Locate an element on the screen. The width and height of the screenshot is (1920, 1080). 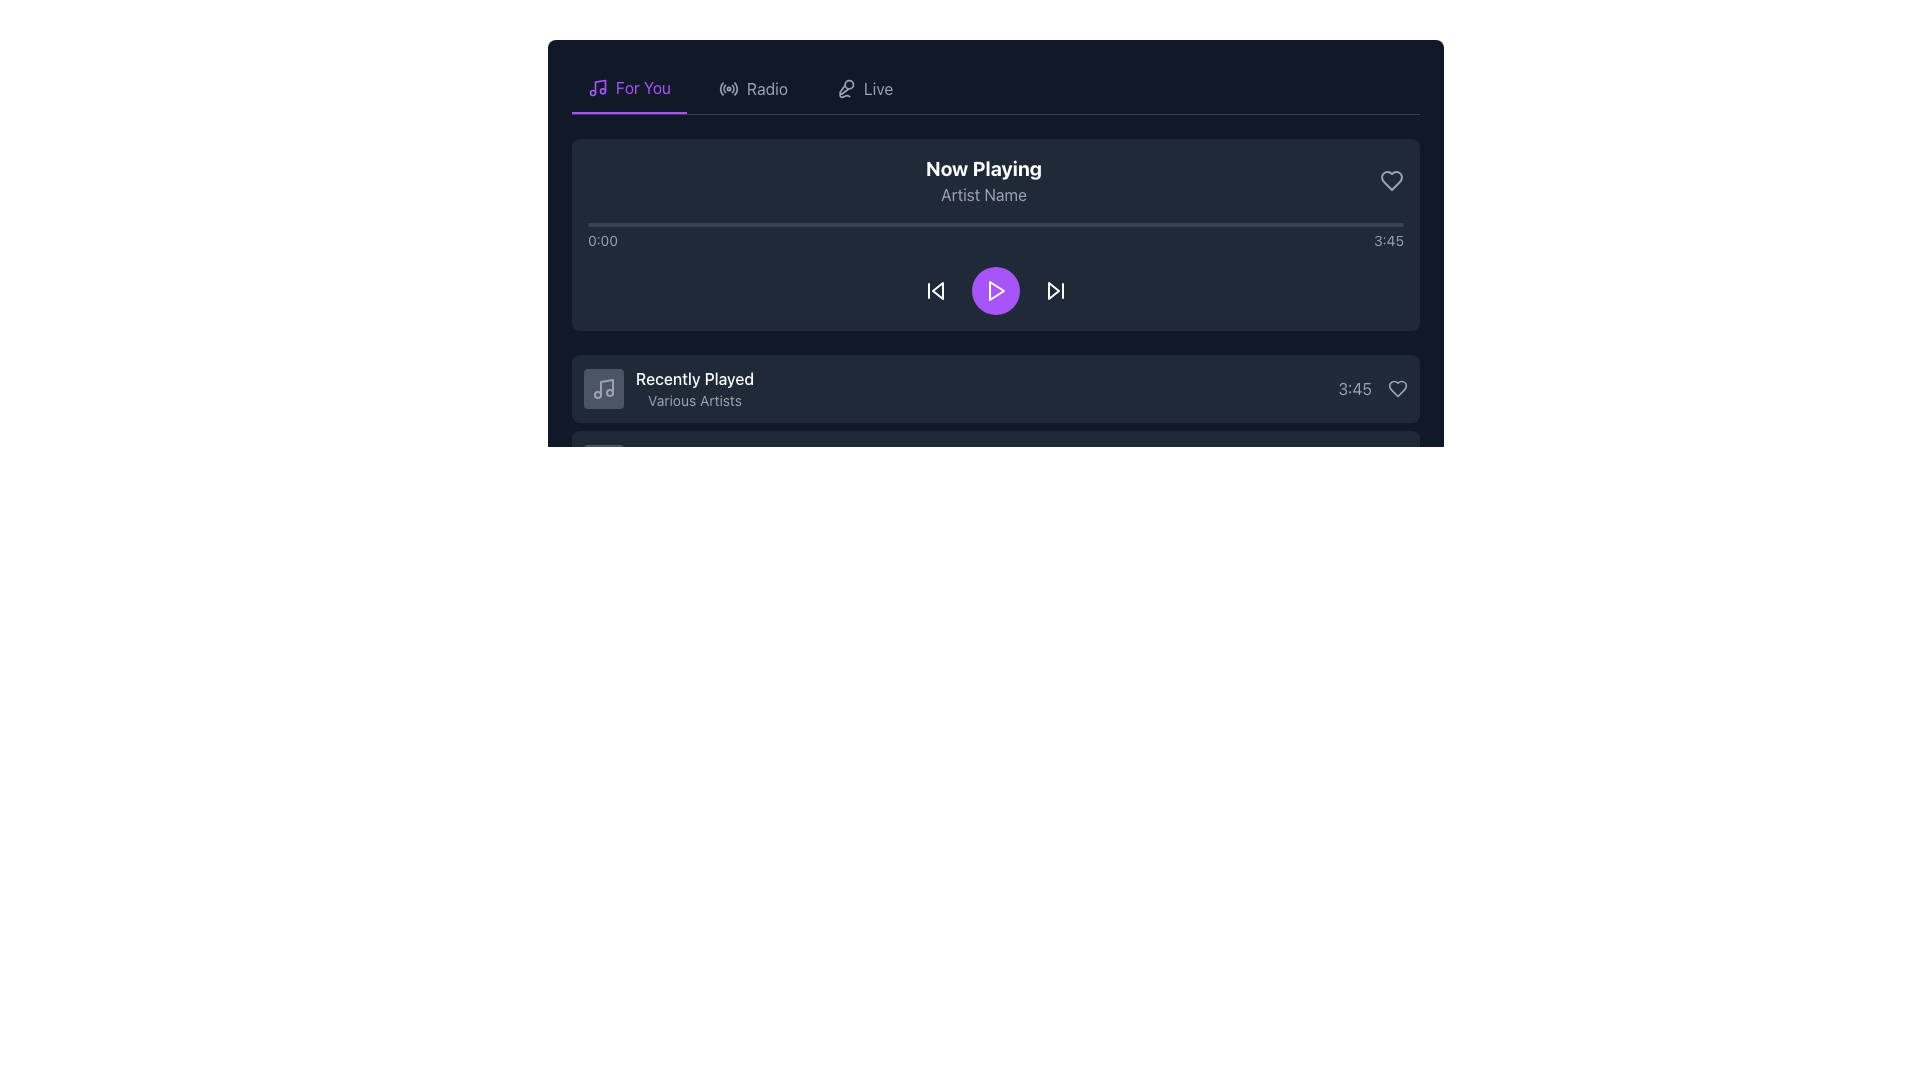
the displayed text '0:00' from the Text Label located at the left side of the progress bar in the Now Playing section is located at coordinates (602, 239).